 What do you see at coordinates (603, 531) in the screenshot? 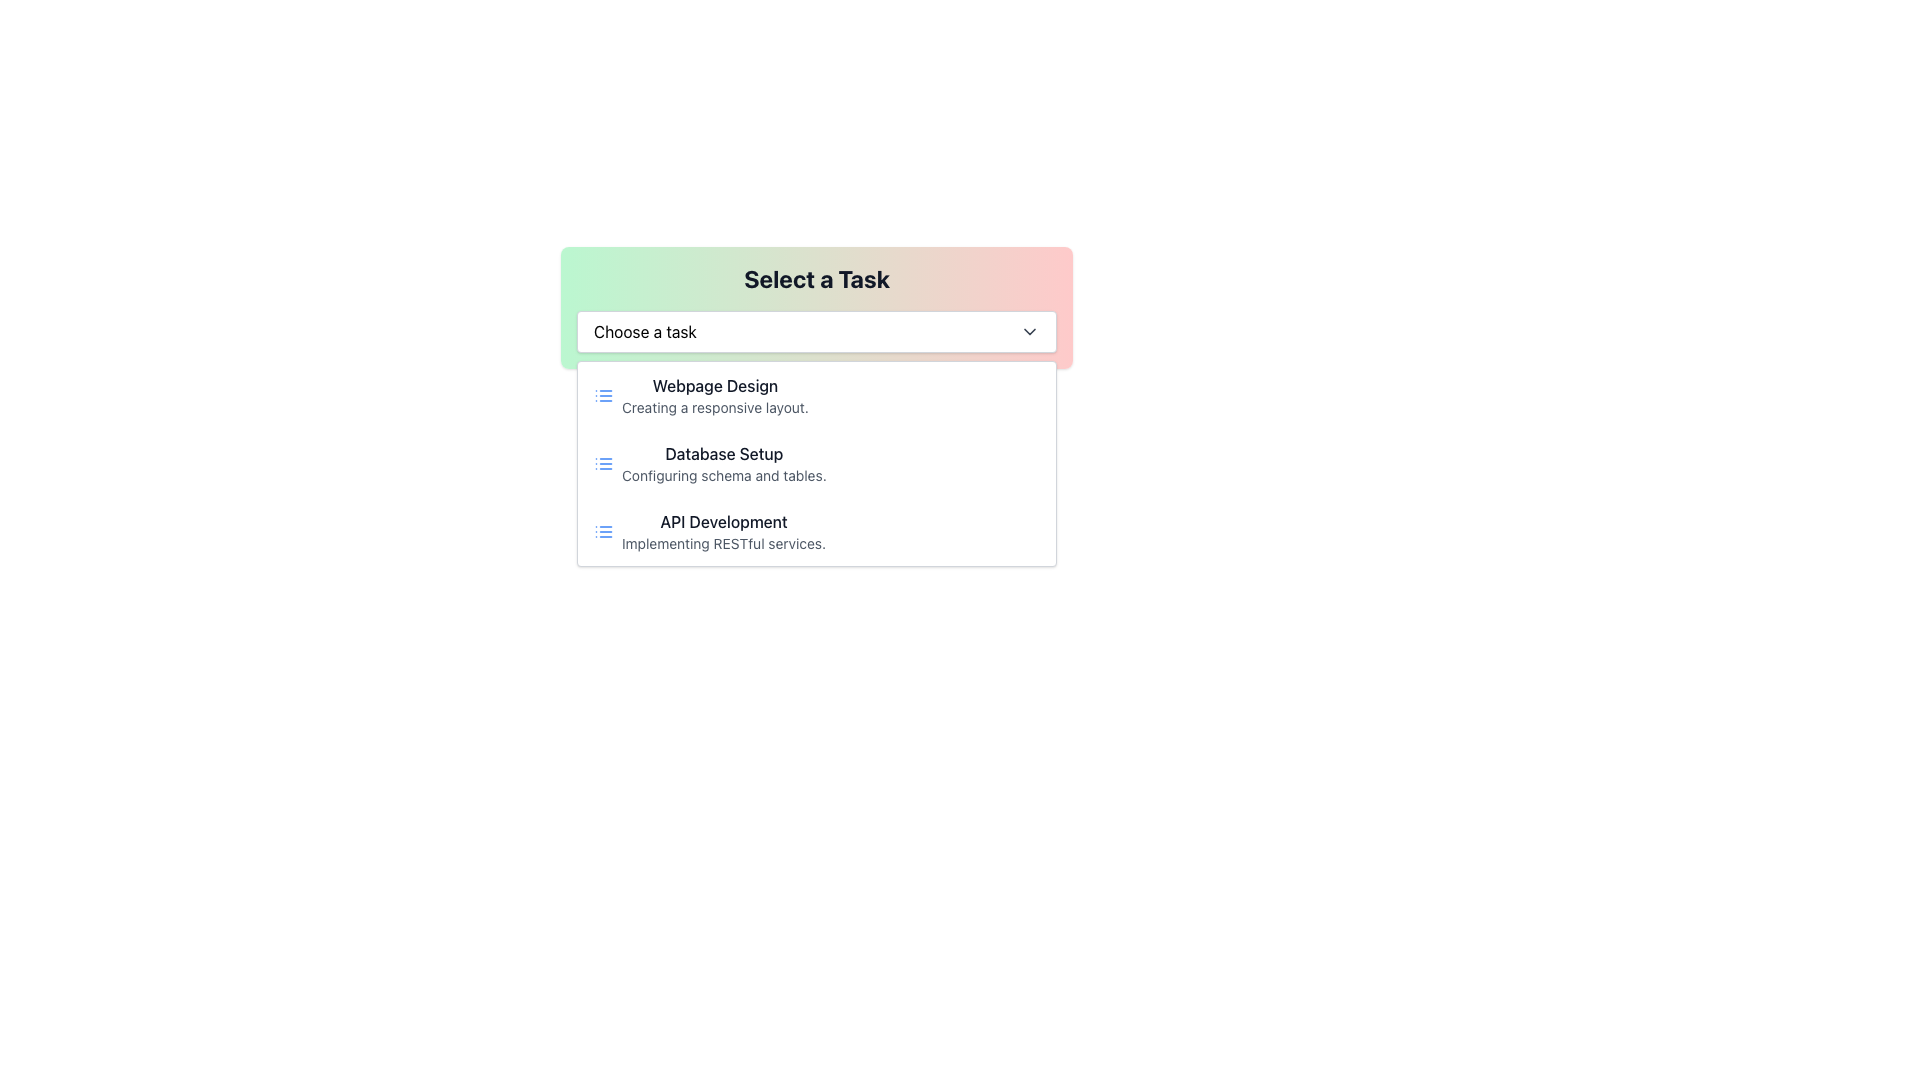
I see `the API Development icon, which is the third item in a vertically arranged list of tasks, located to the left of the title 'API Development'` at bounding box center [603, 531].